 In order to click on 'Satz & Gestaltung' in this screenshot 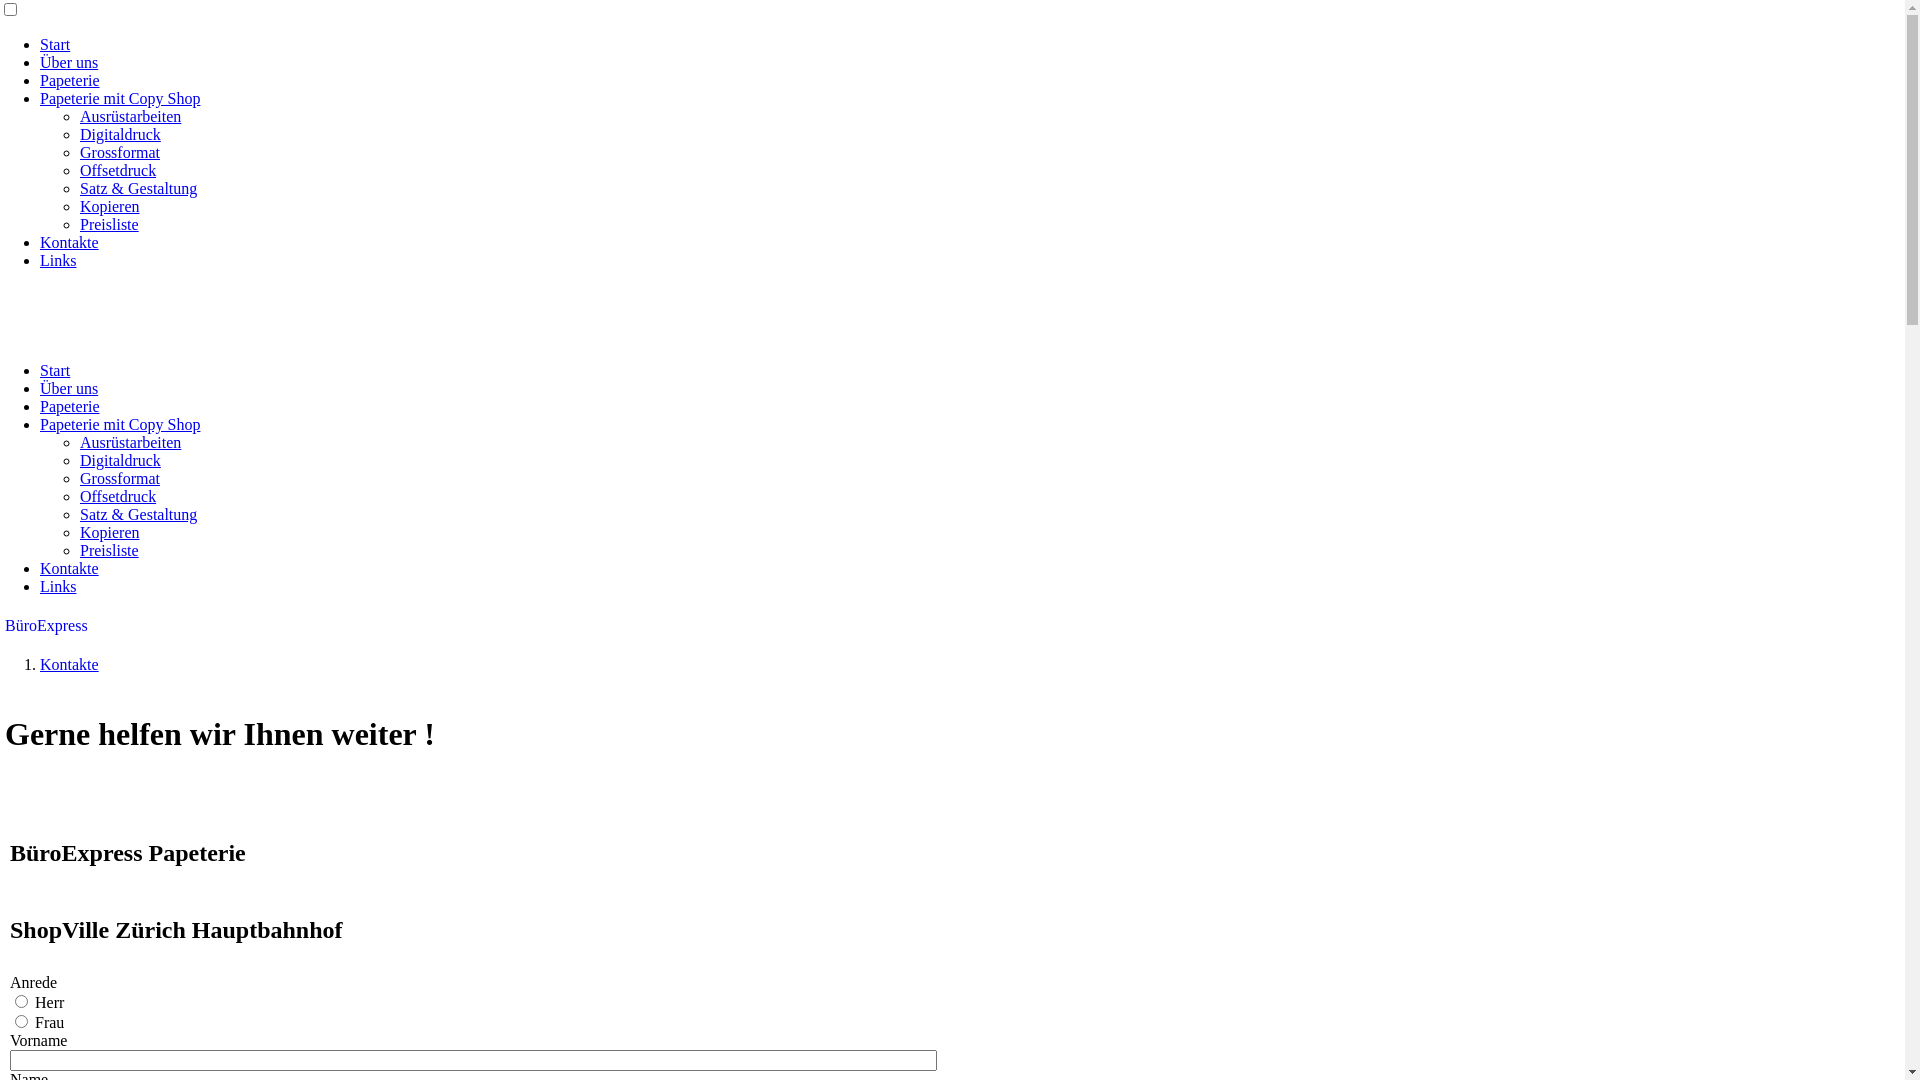, I will do `click(137, 513)`.